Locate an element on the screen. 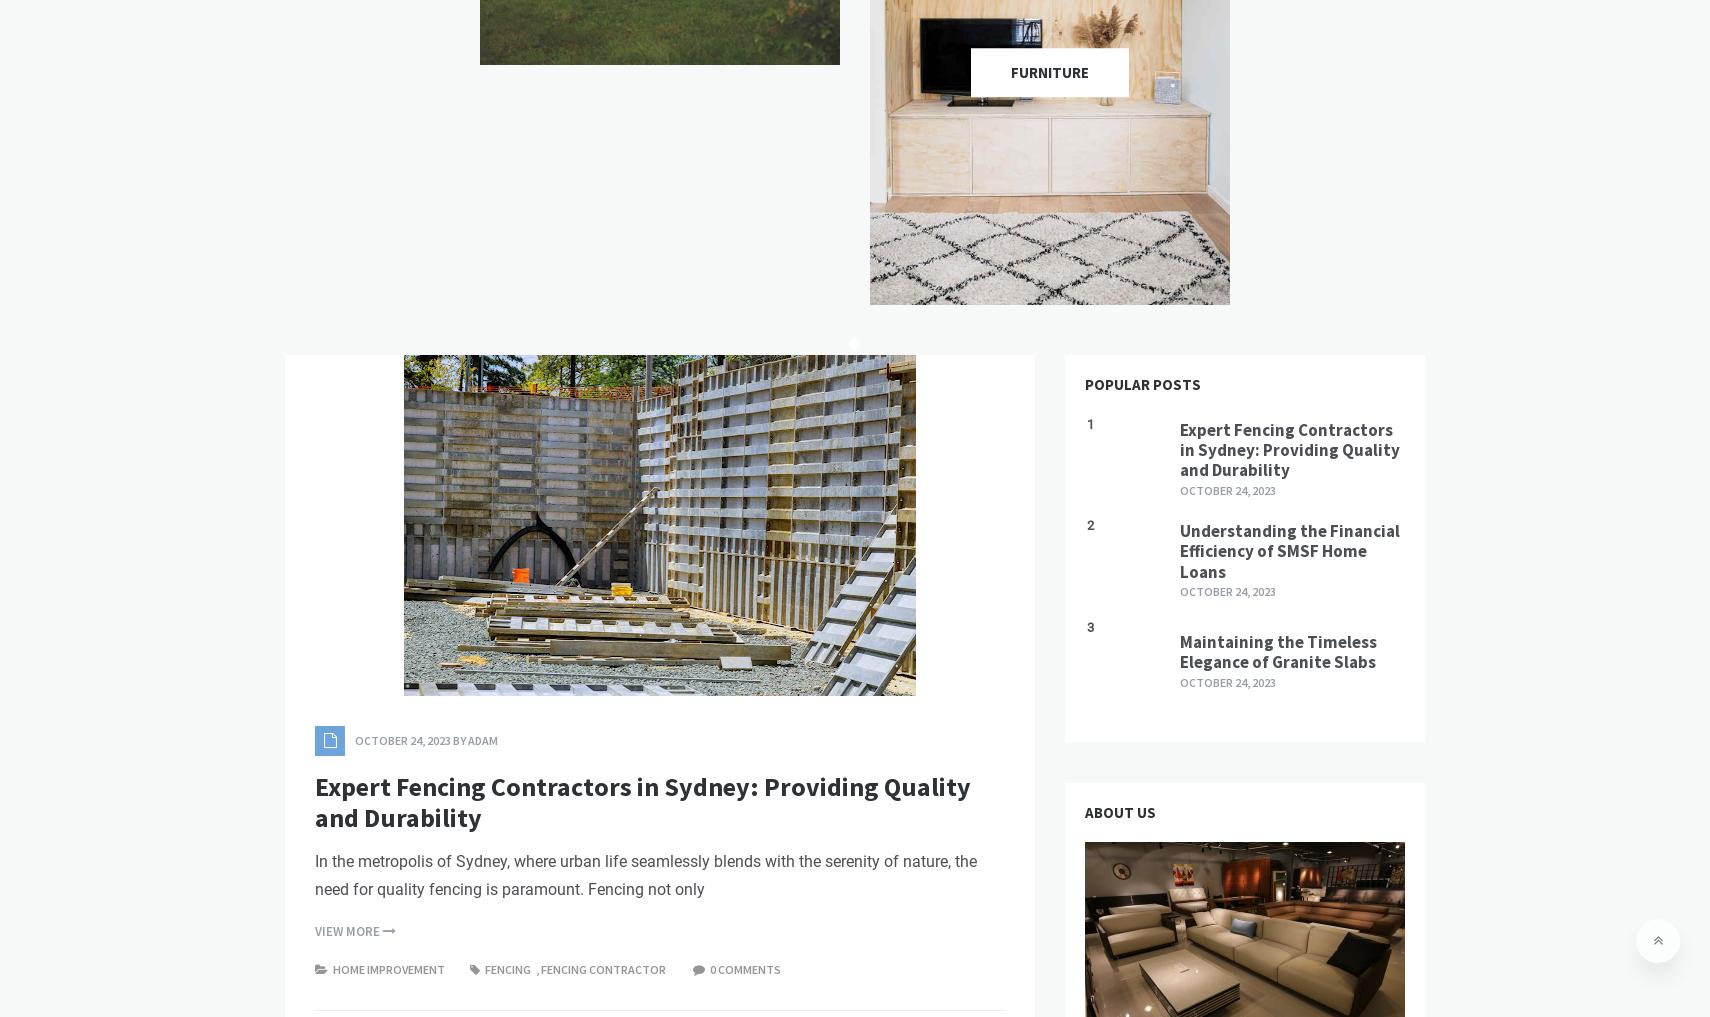 The image size is (1710, 1017). '3' is located at coordinates (1088, 626).